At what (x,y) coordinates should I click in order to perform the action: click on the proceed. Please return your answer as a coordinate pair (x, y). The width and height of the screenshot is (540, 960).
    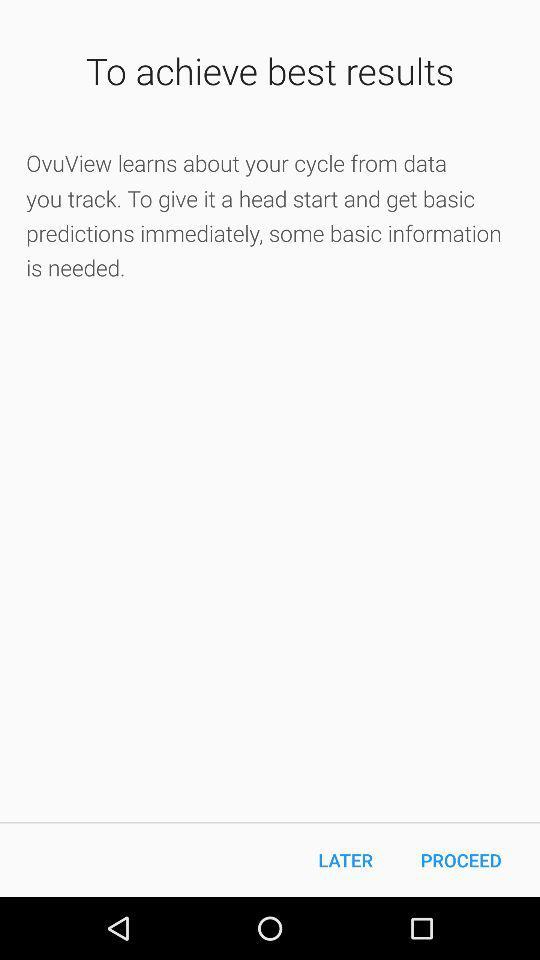
    Looking at the image, I should click on (461, 859).